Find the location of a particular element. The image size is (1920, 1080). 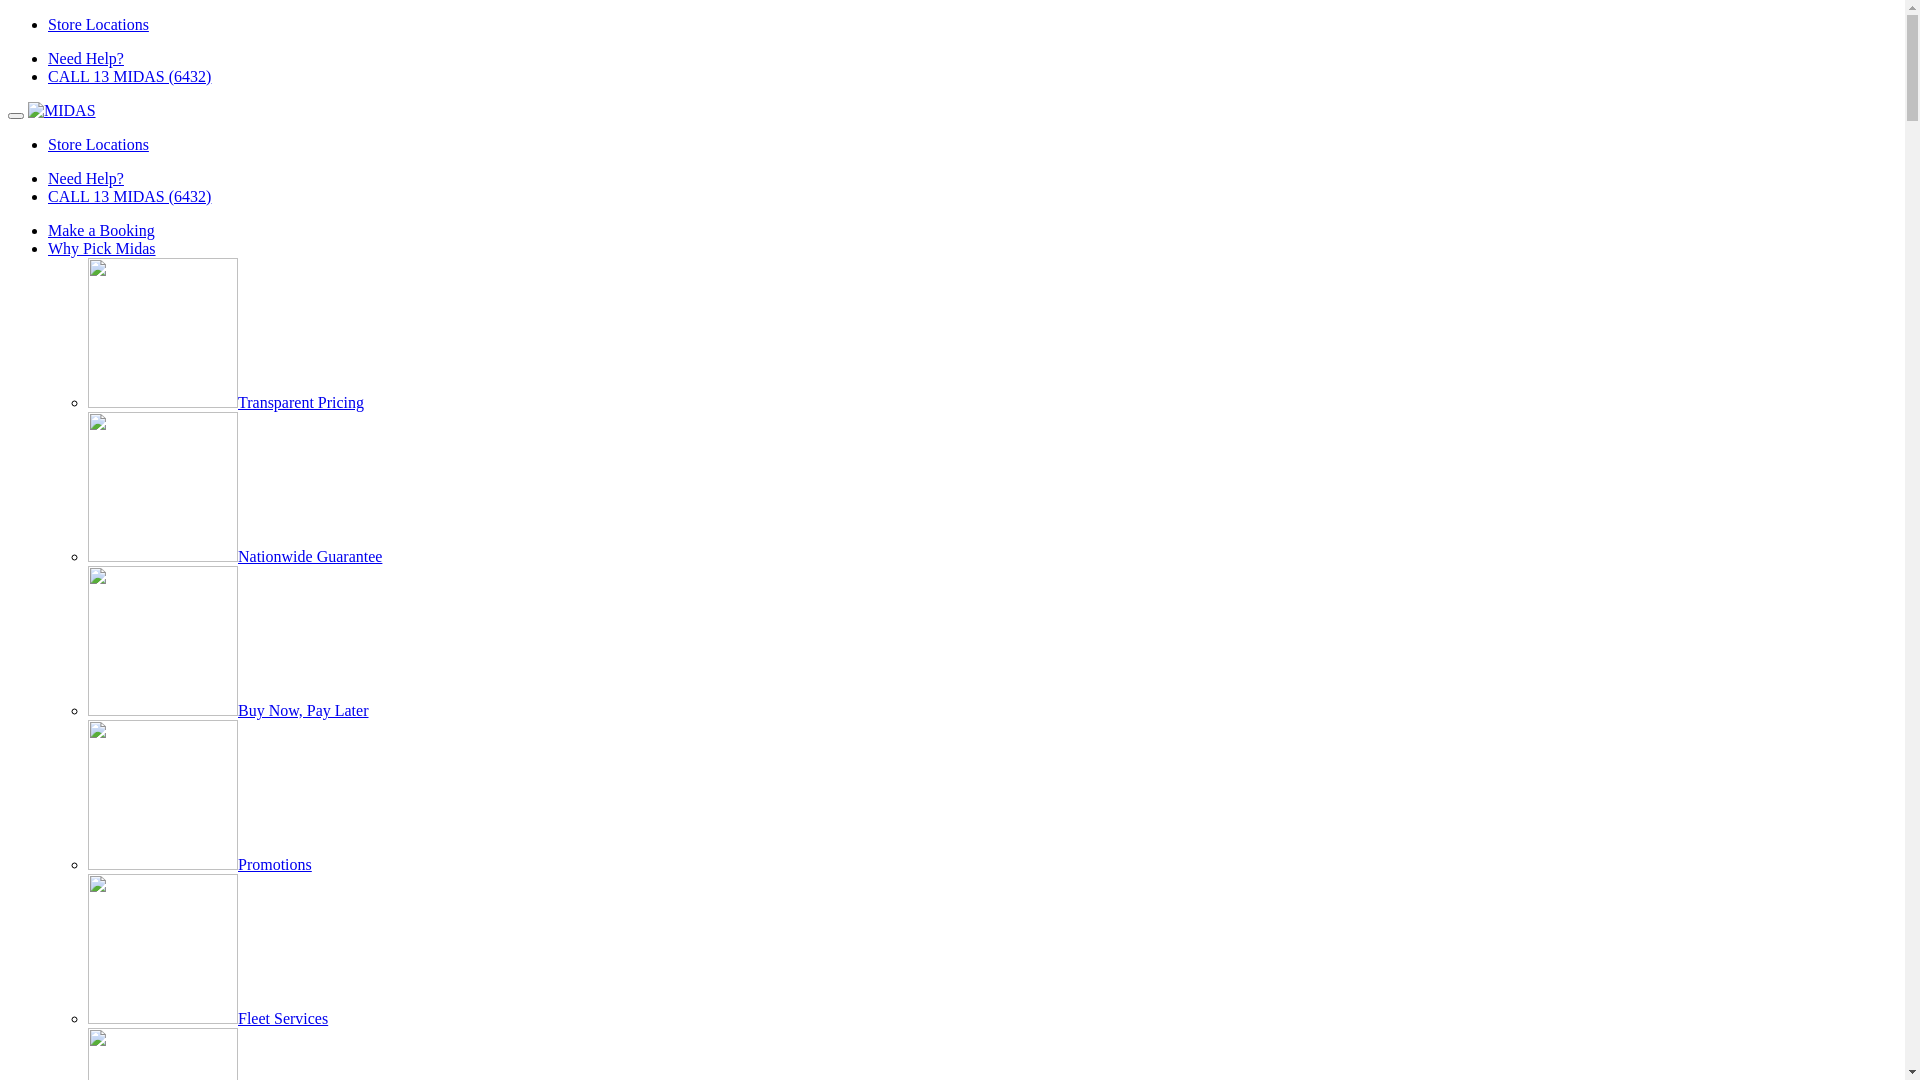

'Need Help?' is located at coordinates (85, 57).